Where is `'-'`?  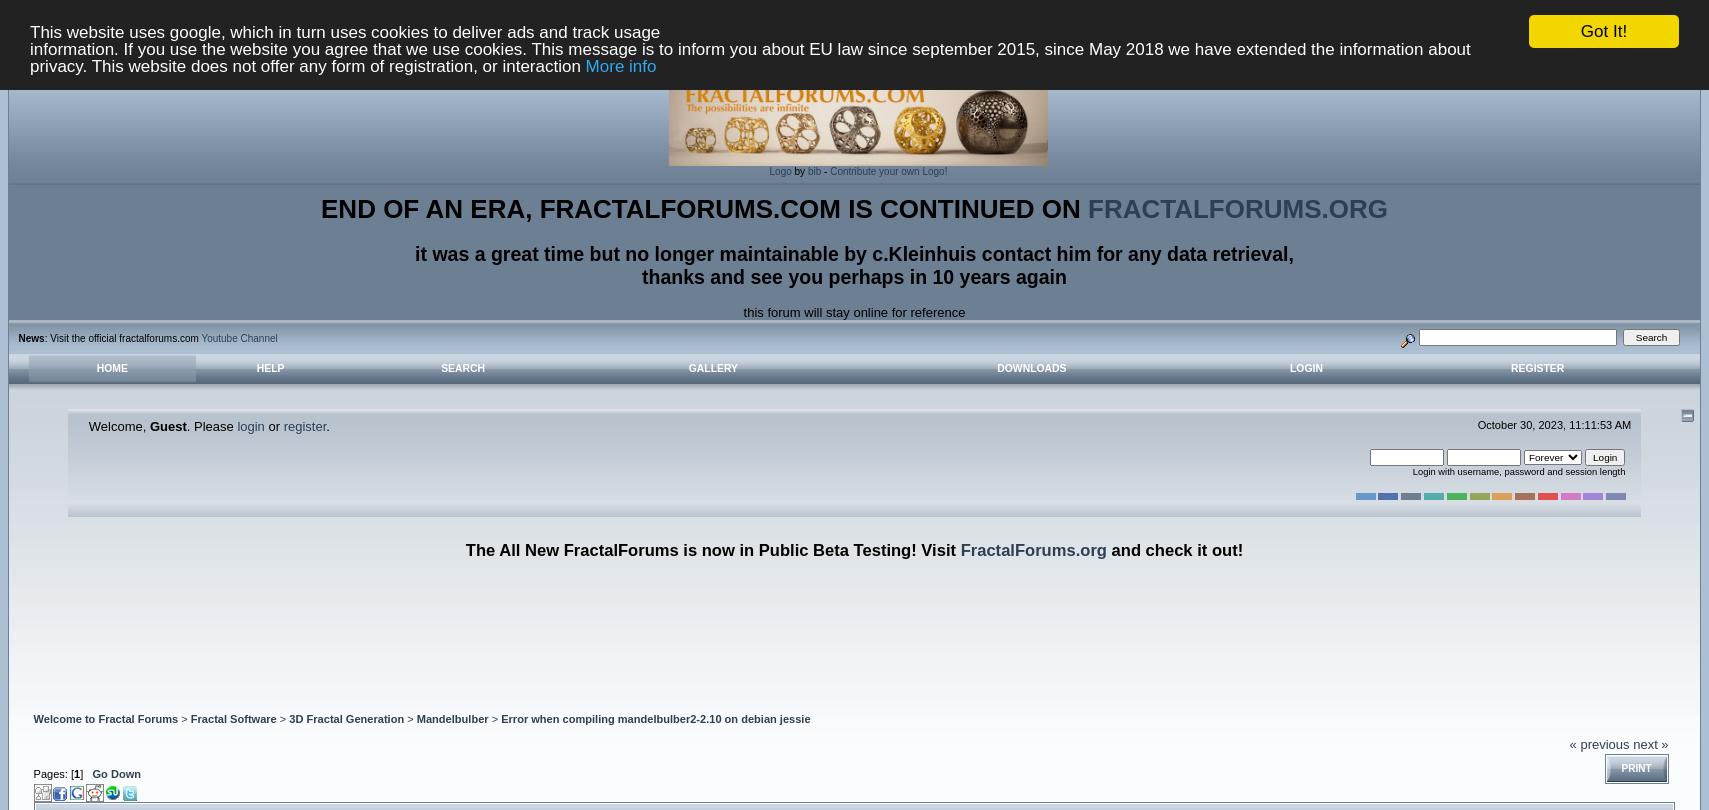 '-' is located at coordinates (824, 171).